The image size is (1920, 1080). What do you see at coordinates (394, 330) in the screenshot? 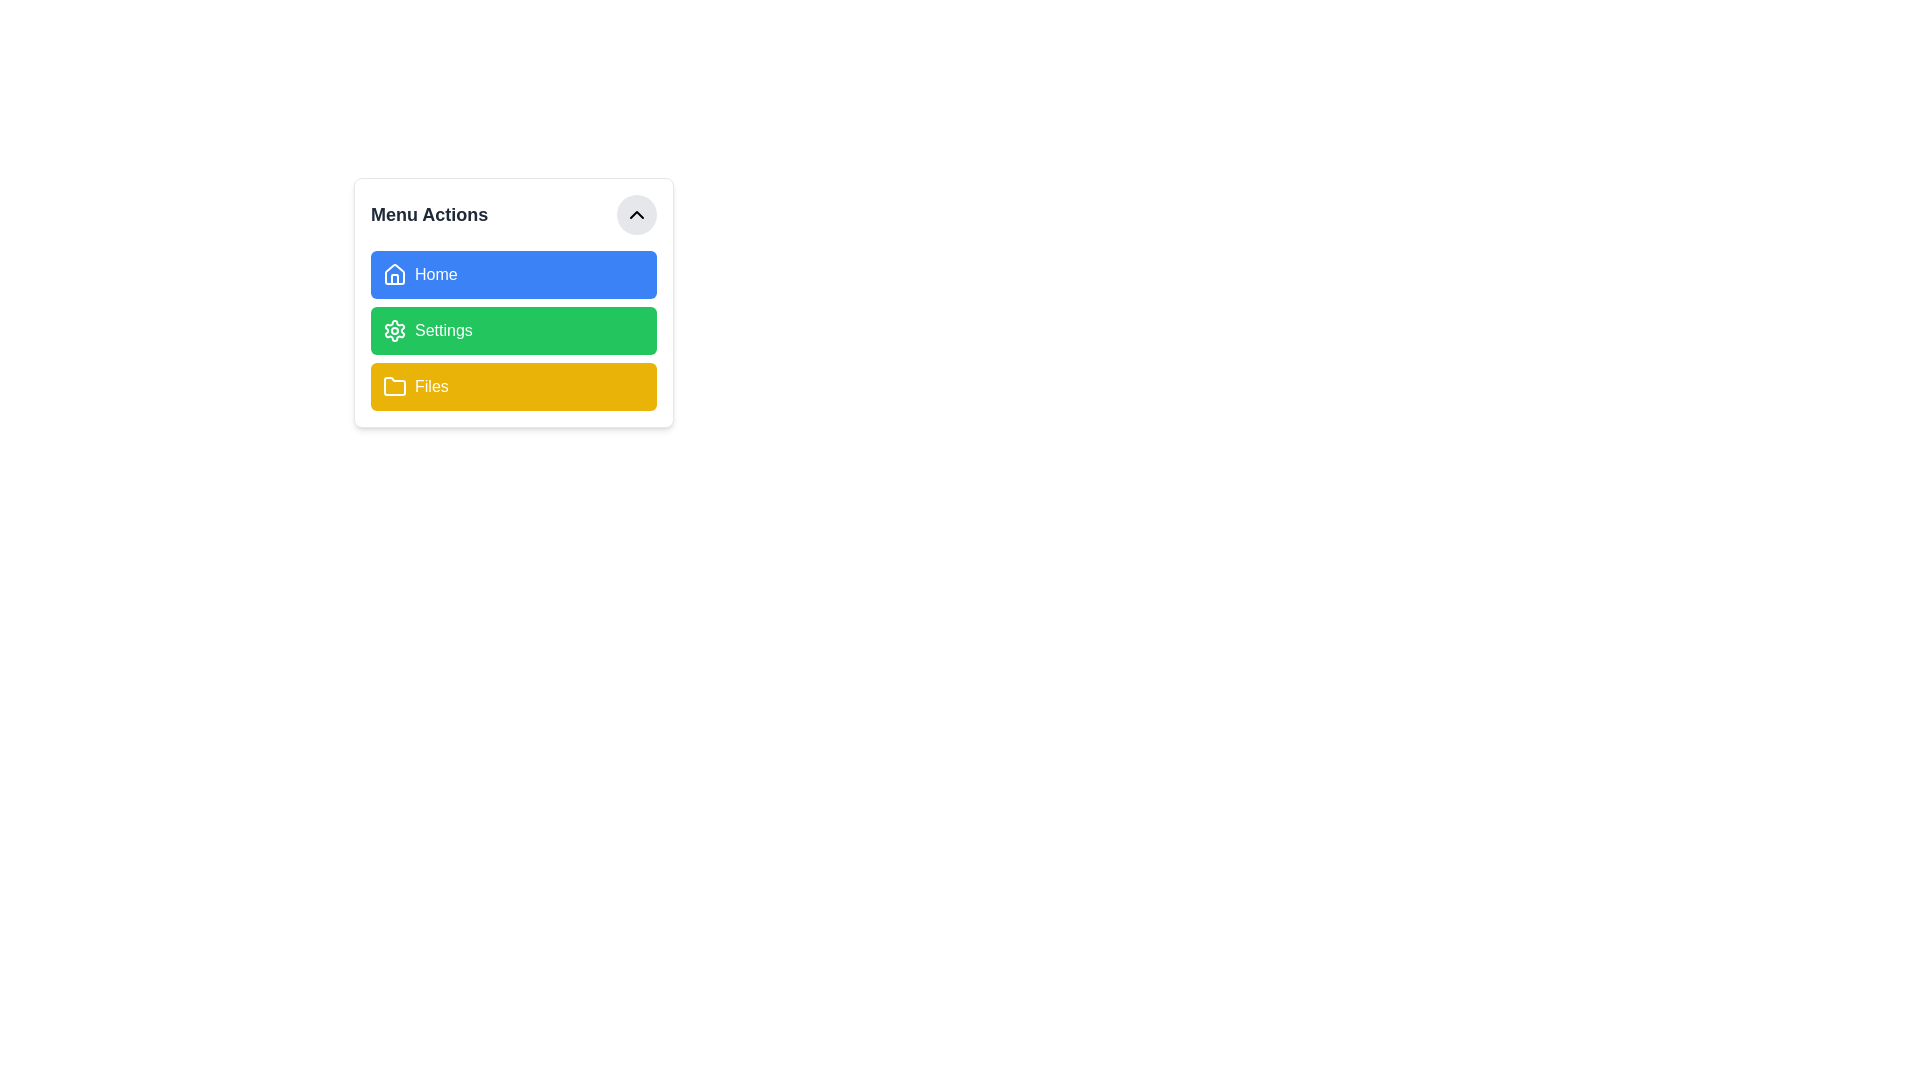
I see `the 'Settings' icon located to the left of the green 'Settings' button in the vertical menu` at bounding box center [394, 330].